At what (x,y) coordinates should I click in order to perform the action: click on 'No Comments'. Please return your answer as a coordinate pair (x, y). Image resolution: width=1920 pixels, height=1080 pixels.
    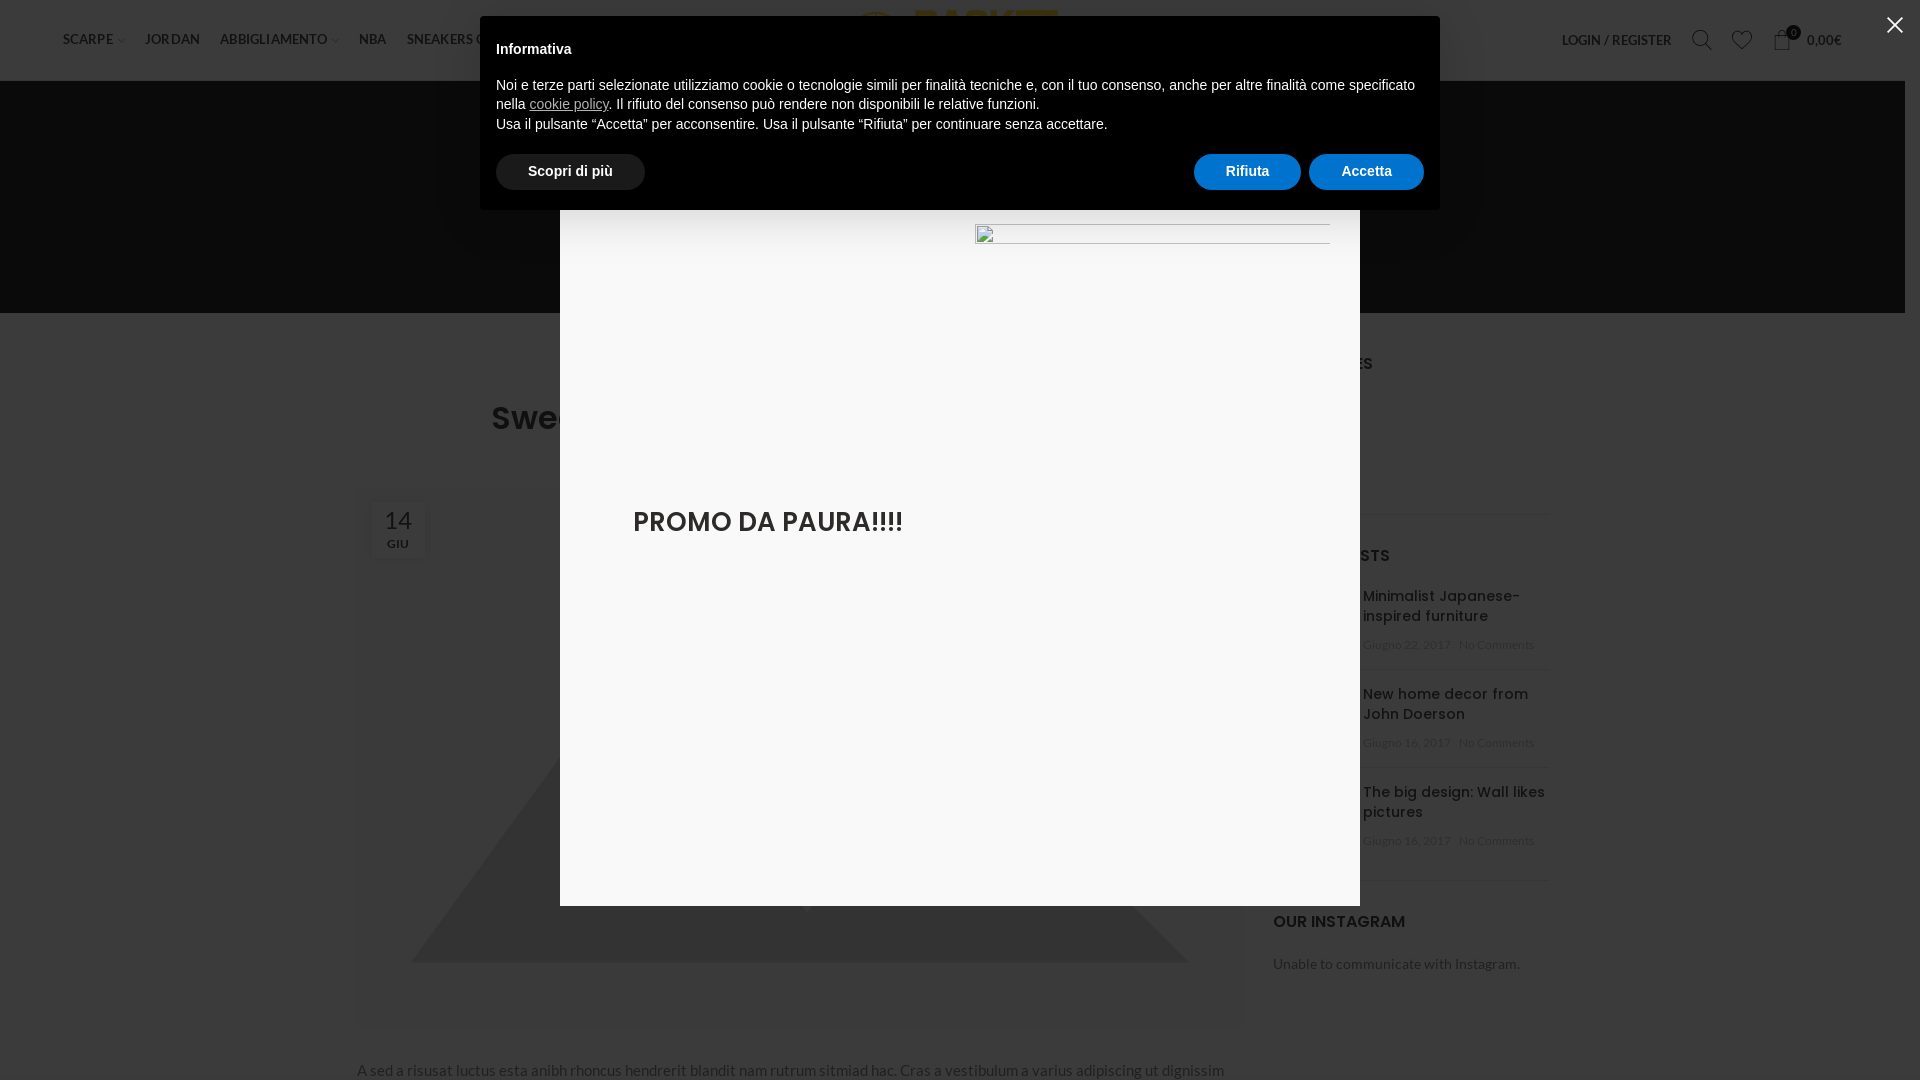
    Looking at the image, I should click on (1496, 644).